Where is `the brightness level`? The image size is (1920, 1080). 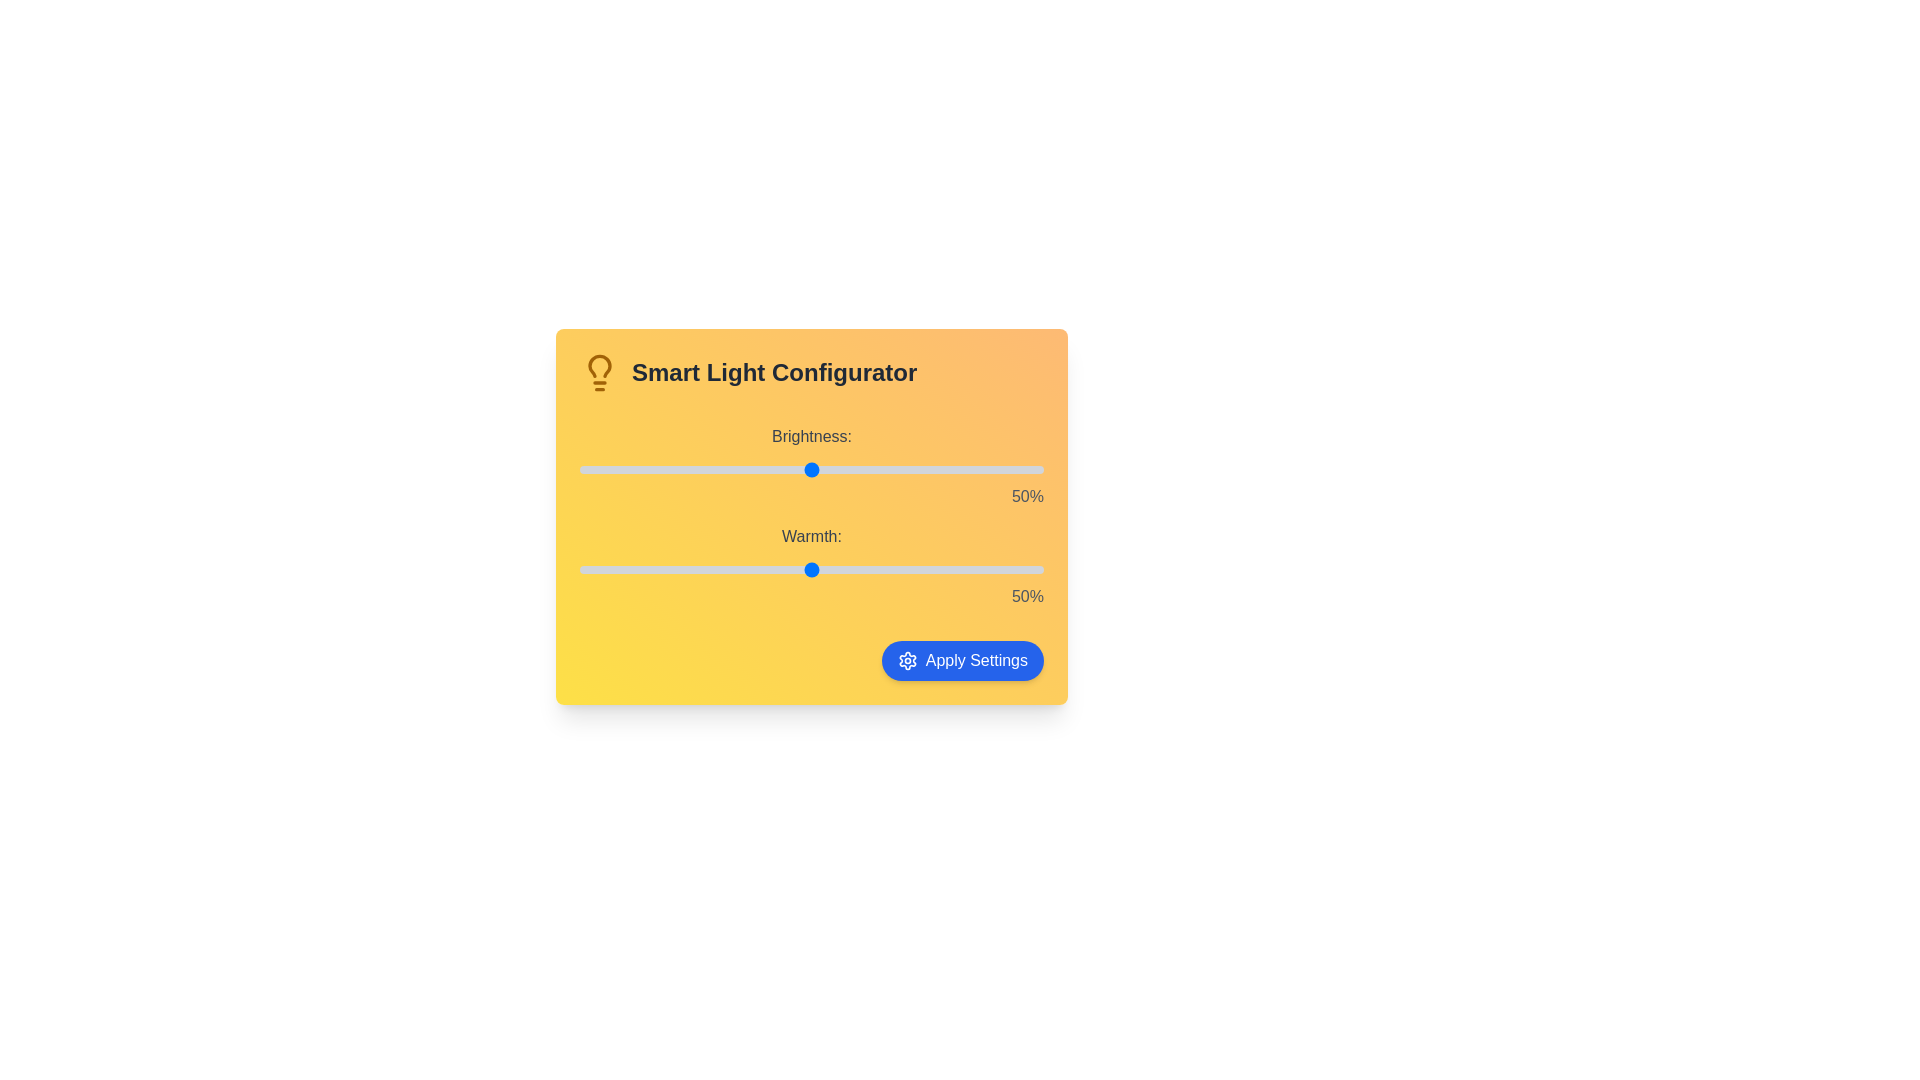 the brightness level is located at coordinates (913, 470).